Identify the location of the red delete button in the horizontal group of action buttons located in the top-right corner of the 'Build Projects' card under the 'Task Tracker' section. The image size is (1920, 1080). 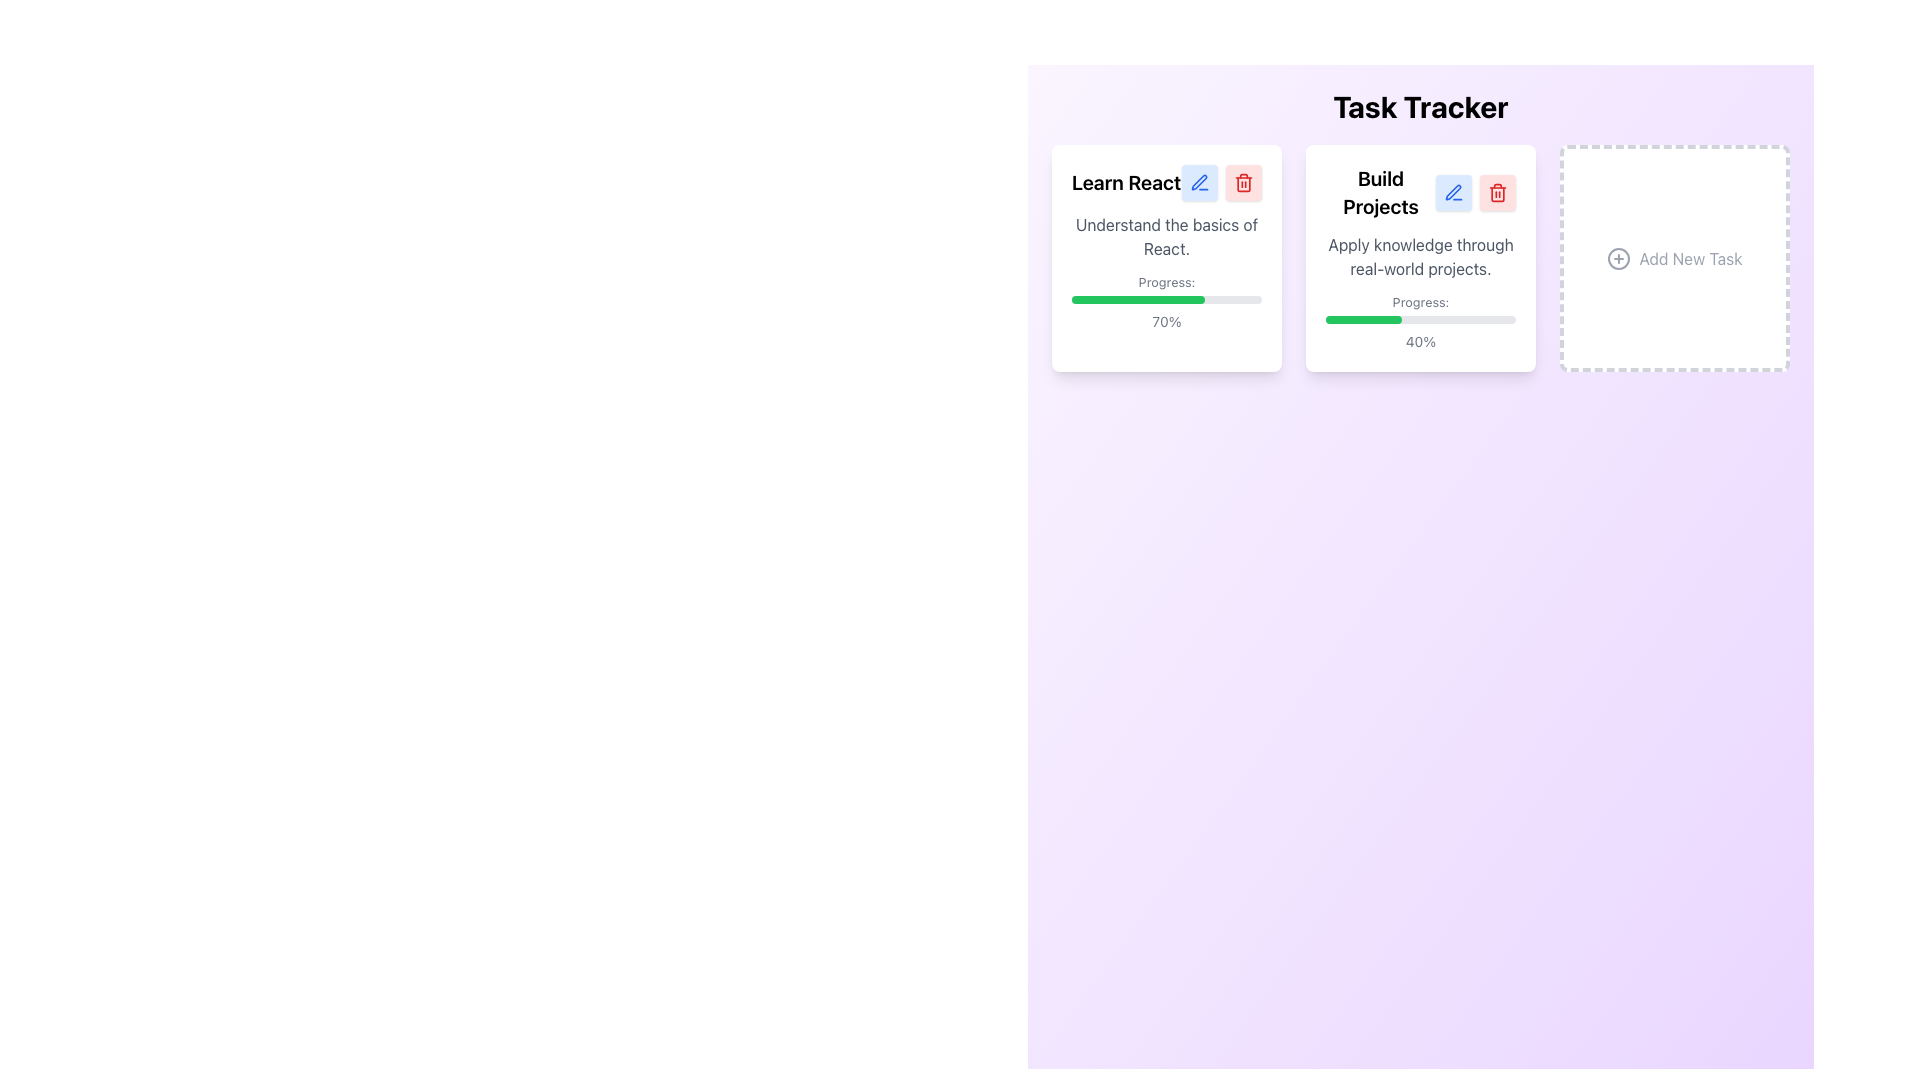
(1476, 192).